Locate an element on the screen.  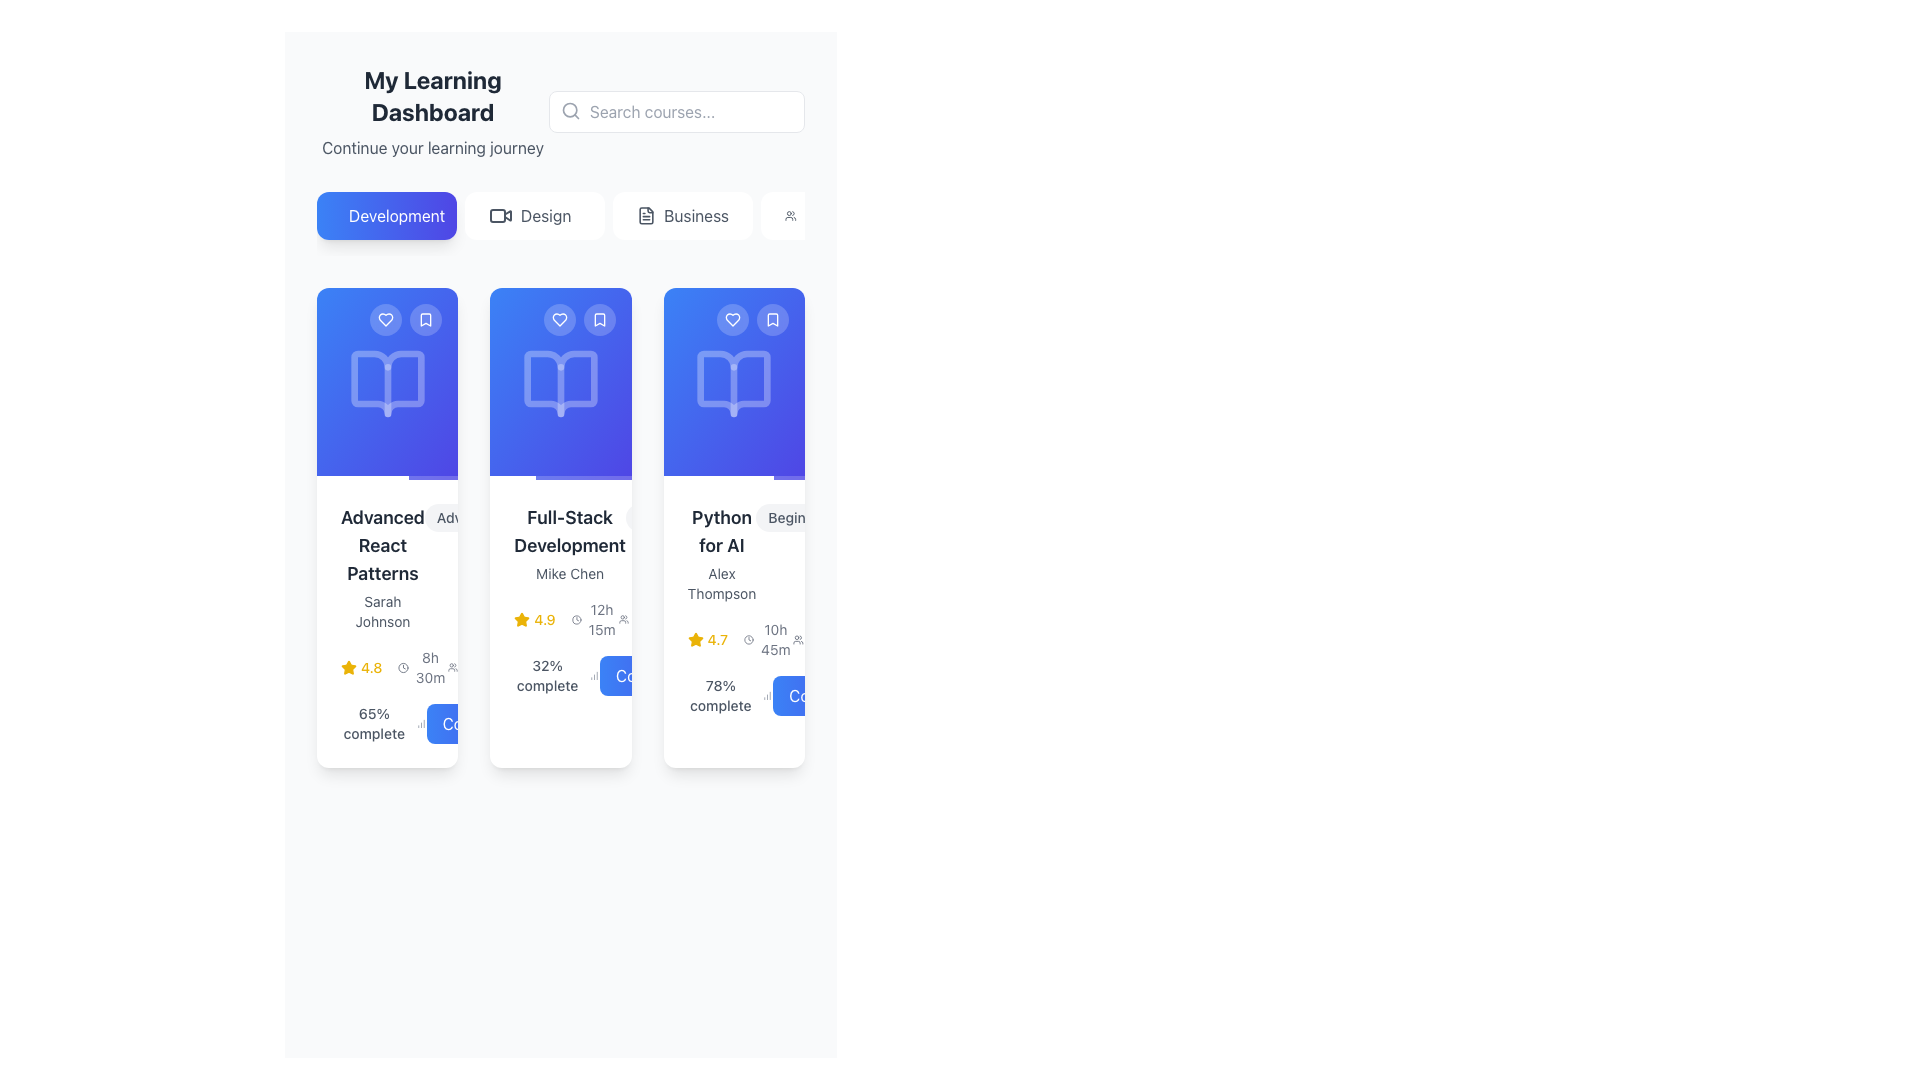
the 'Beginner' text label located at the top-right corner of the 'Python for AI' course card is located at coordinates (796, 516).